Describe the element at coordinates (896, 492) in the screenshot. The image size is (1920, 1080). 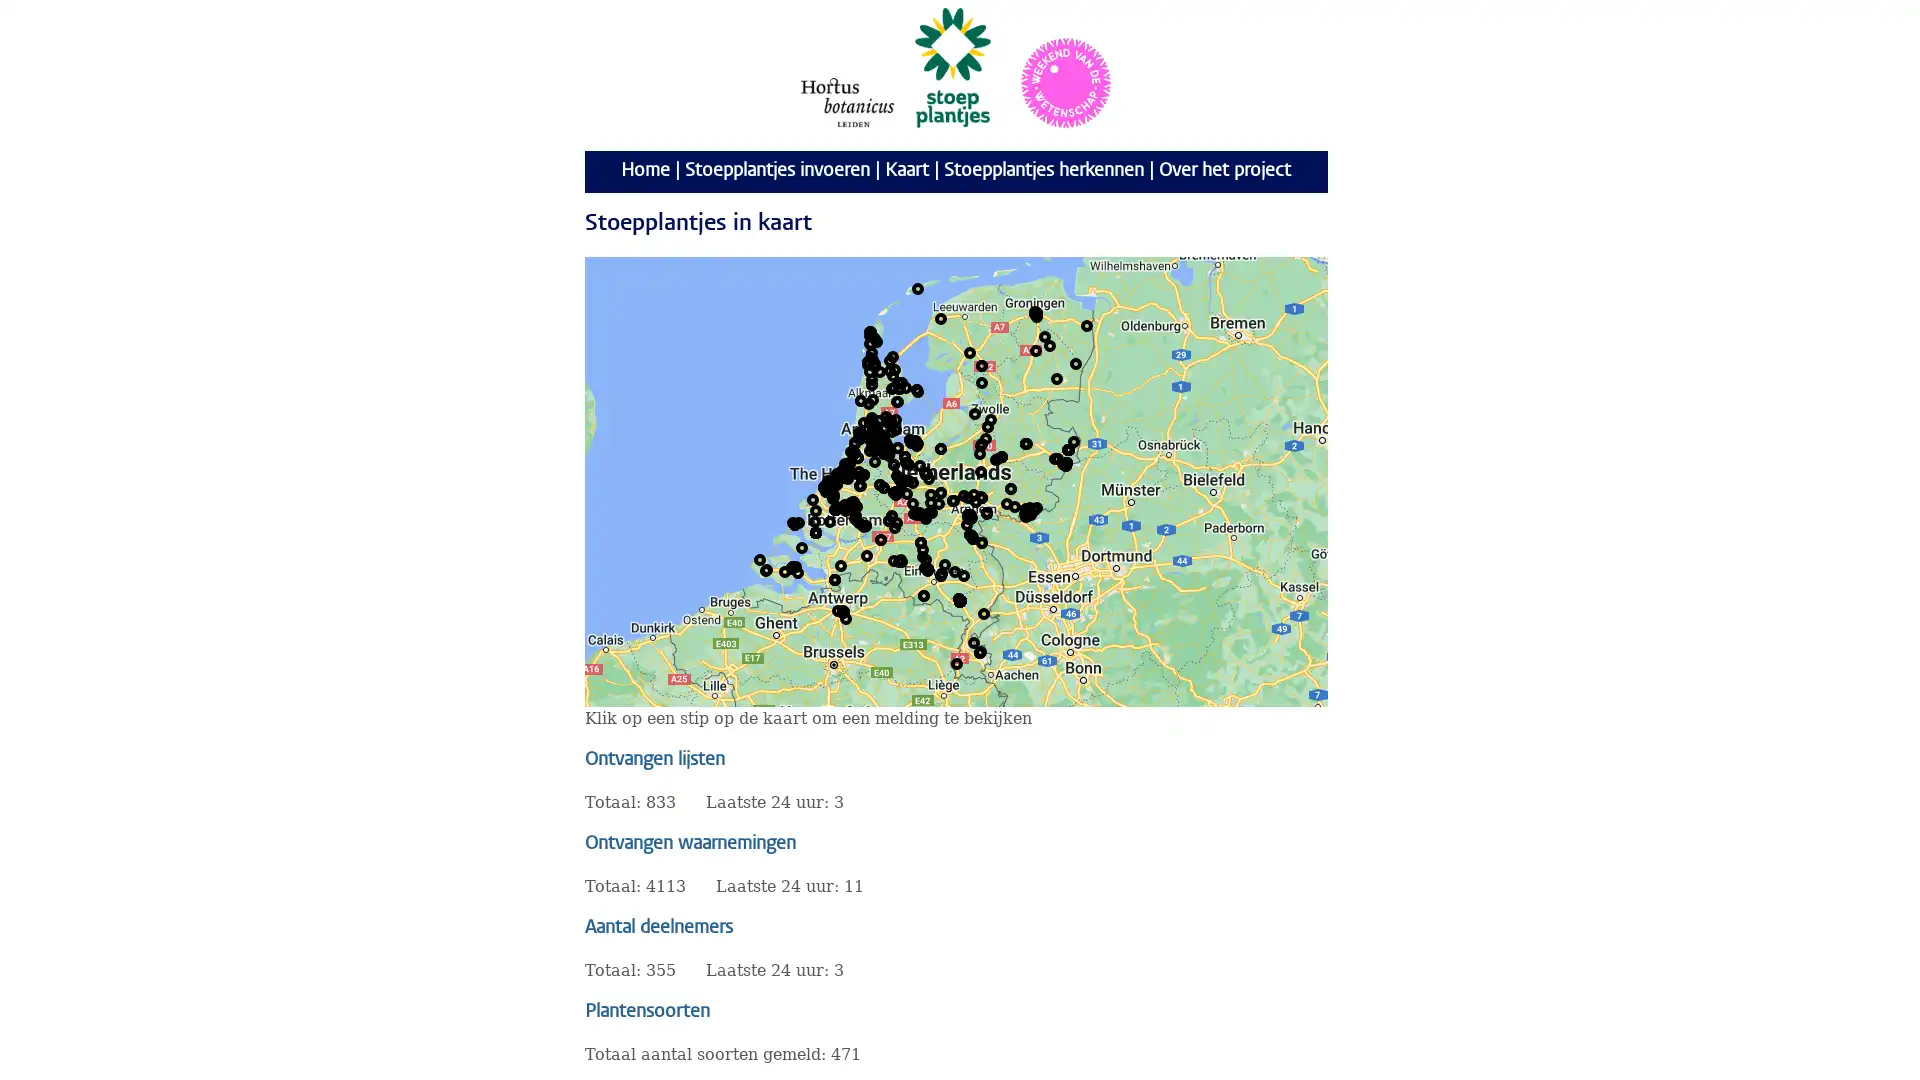
I see `Telling van floran op 02 mei 2022` at that location.